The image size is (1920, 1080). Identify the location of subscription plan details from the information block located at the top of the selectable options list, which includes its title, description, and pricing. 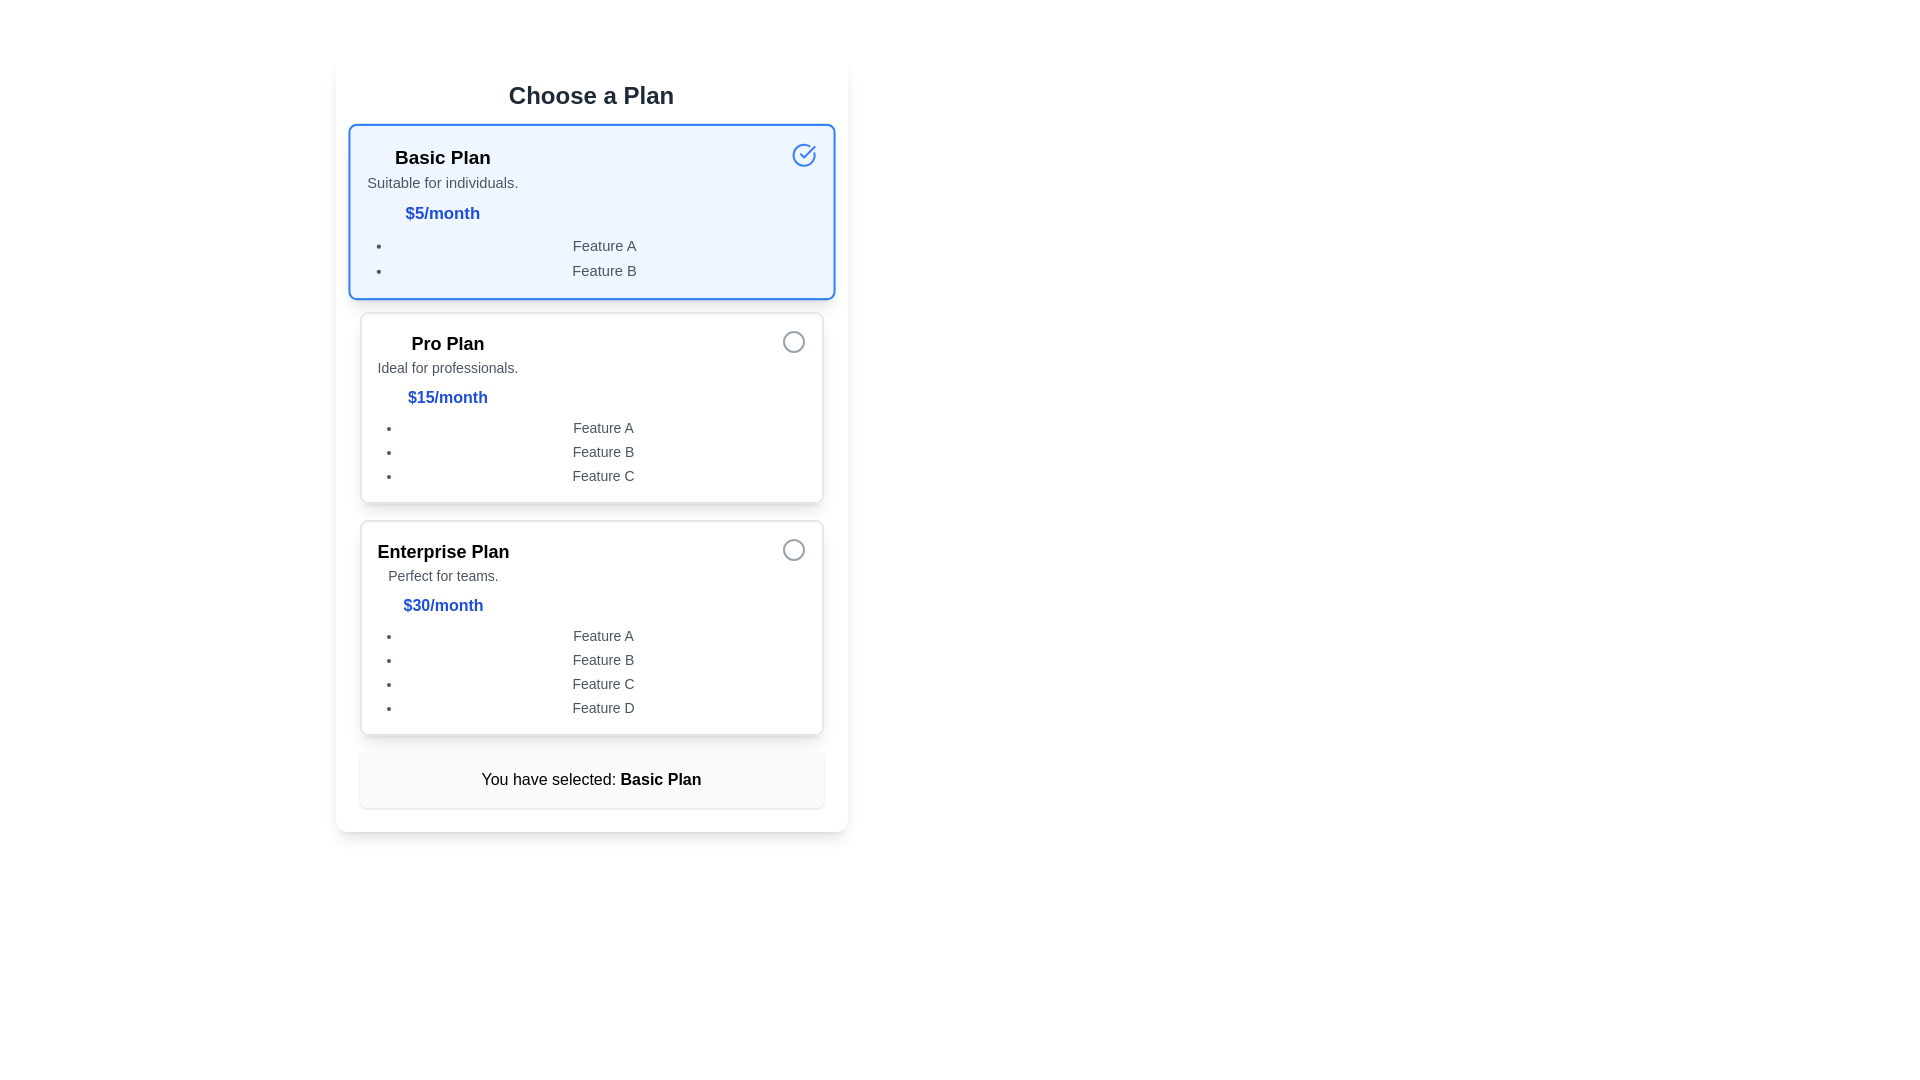
(441, 184).